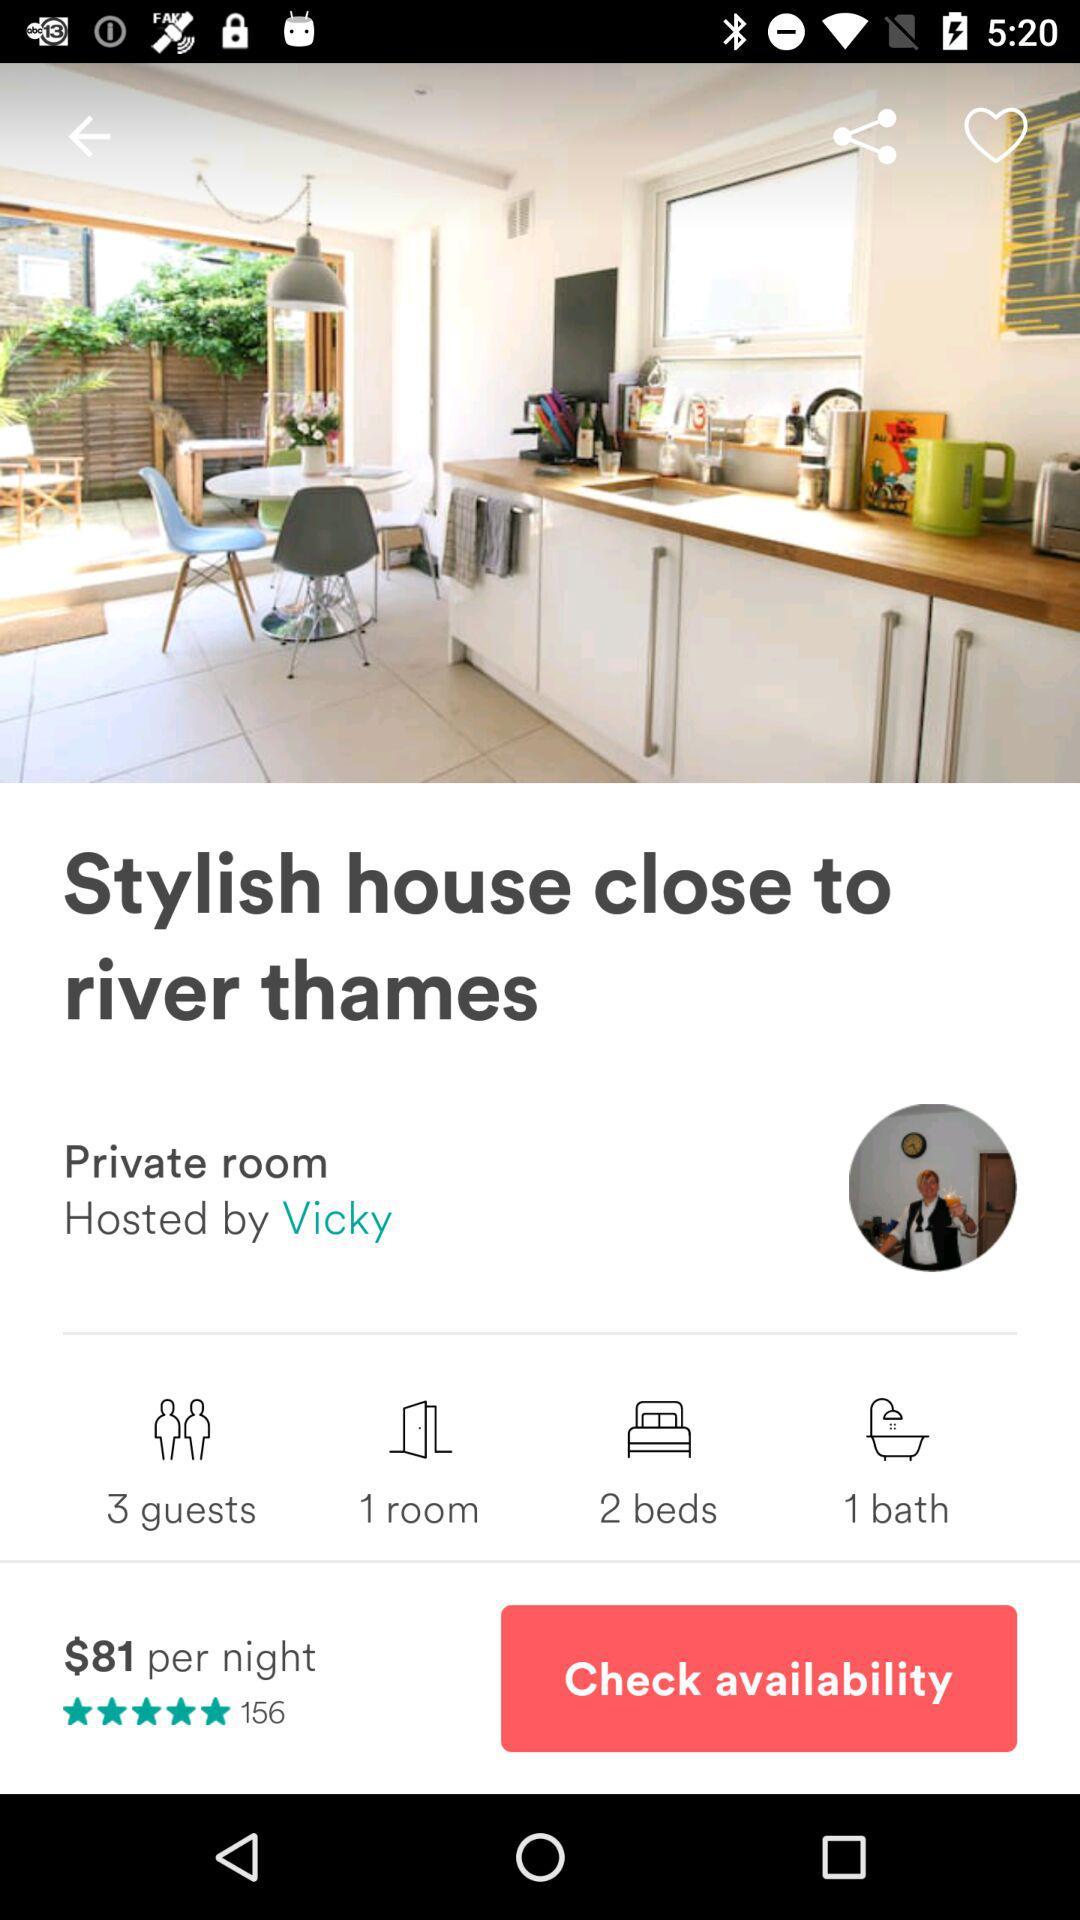  I want to click on icon above the stylish house close item, so click(995, 135).